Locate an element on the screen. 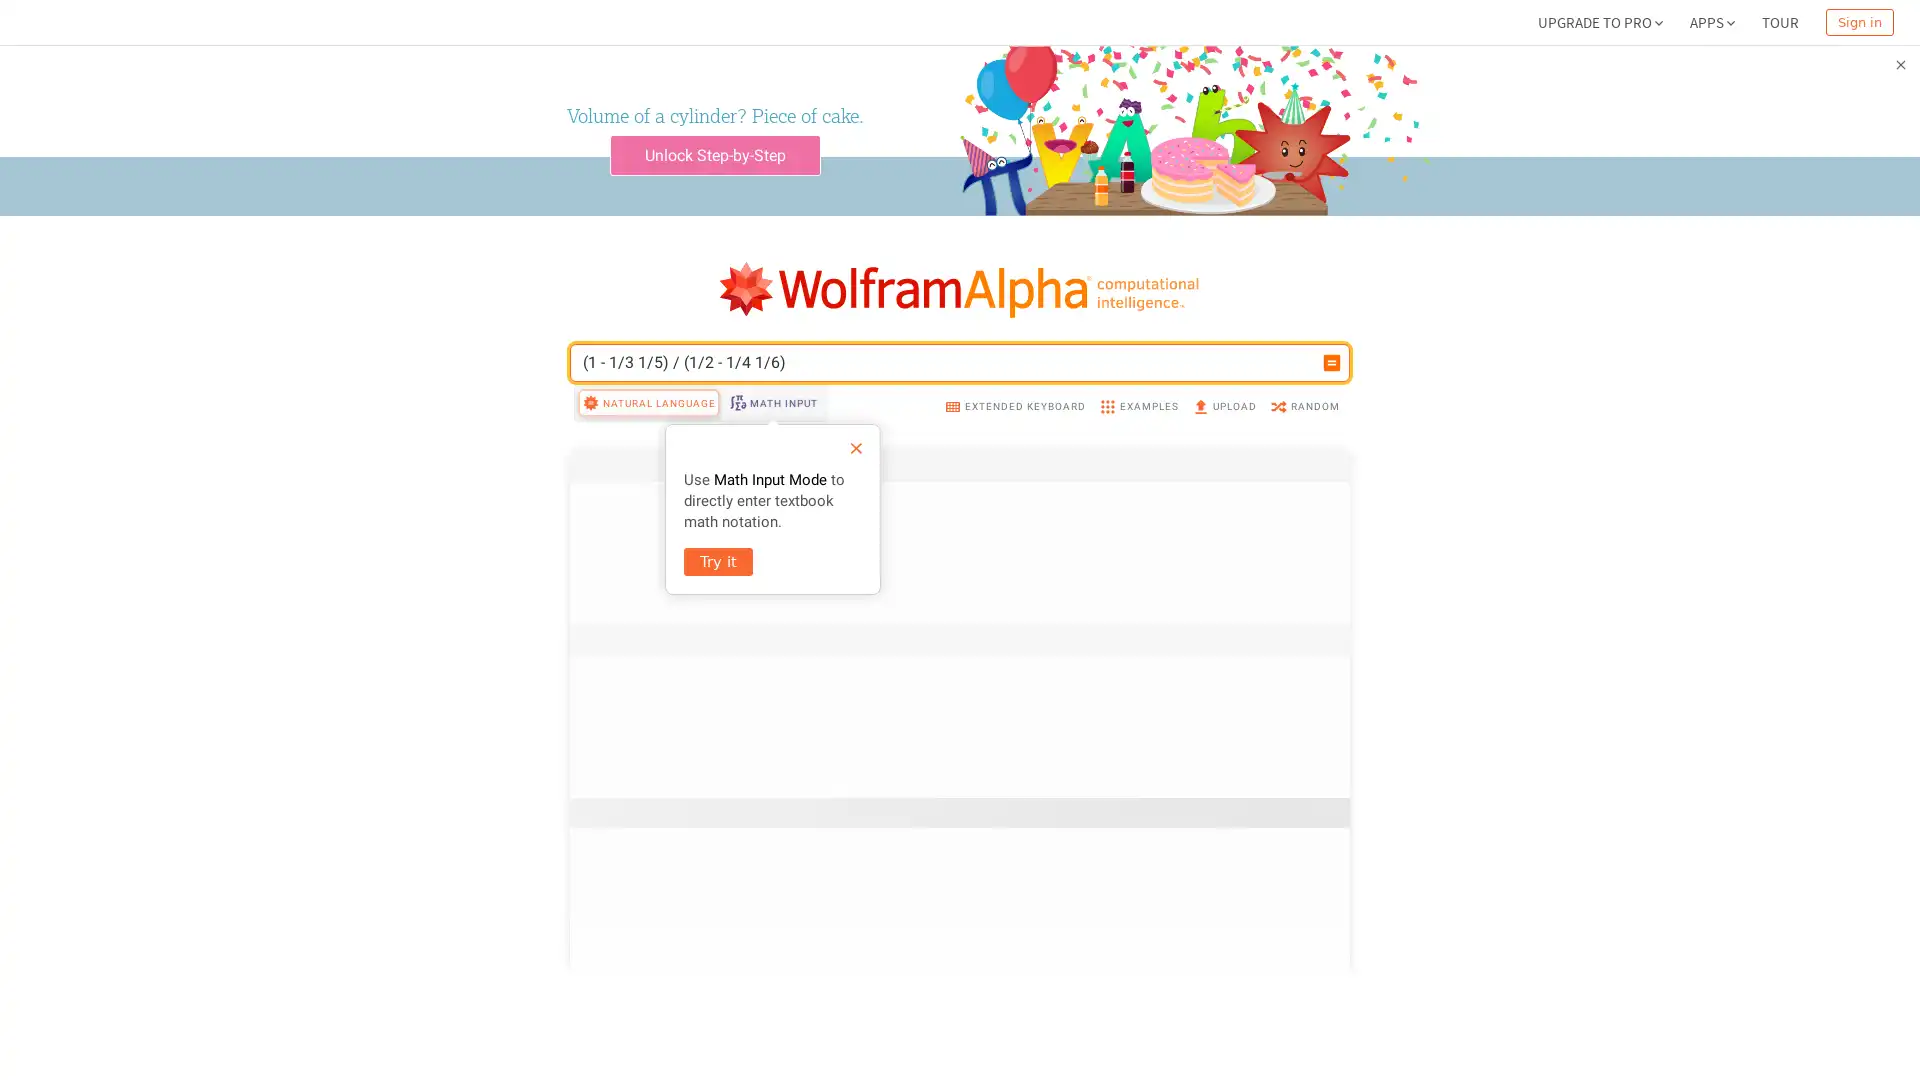 Image resolution: width=1920 pixels, height=1080 pixels. Try it is located at coordinates (718, 562).